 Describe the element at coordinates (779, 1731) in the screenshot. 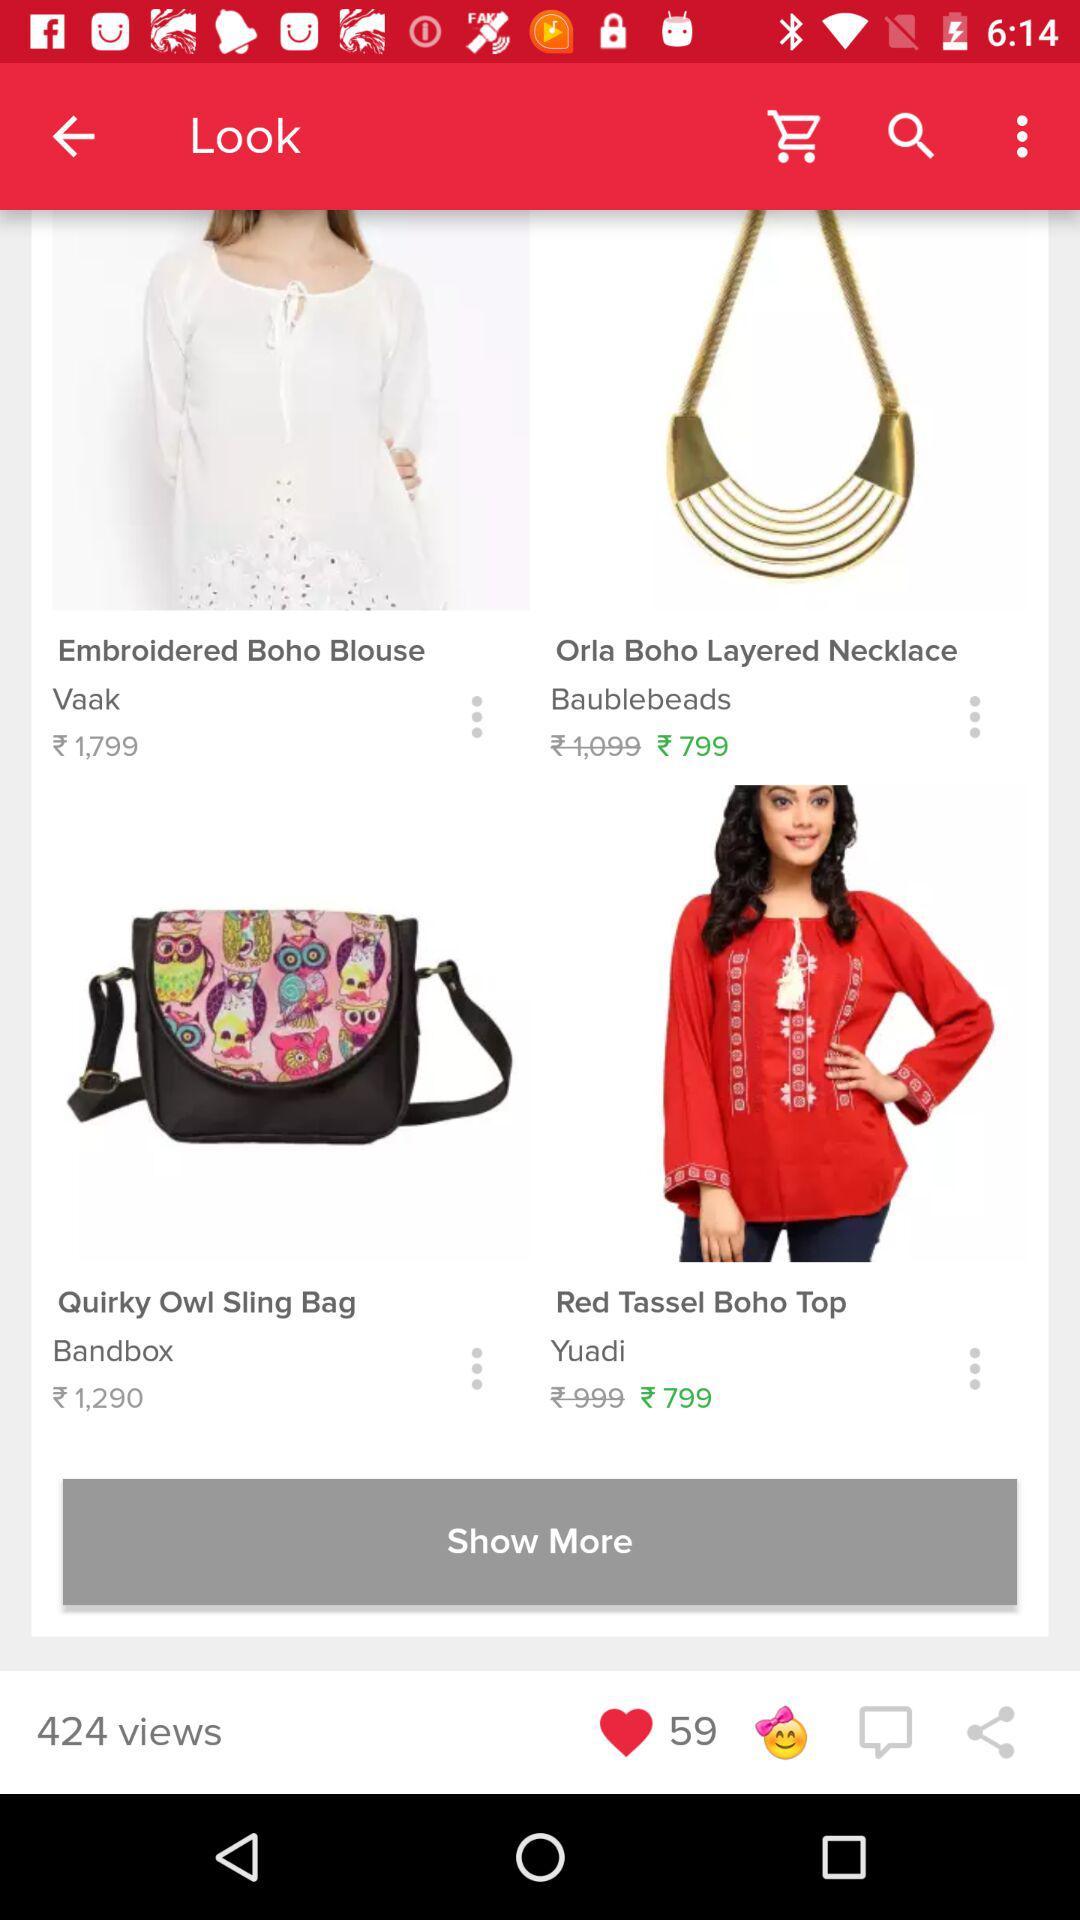

I see `the emoji icon` at that location.